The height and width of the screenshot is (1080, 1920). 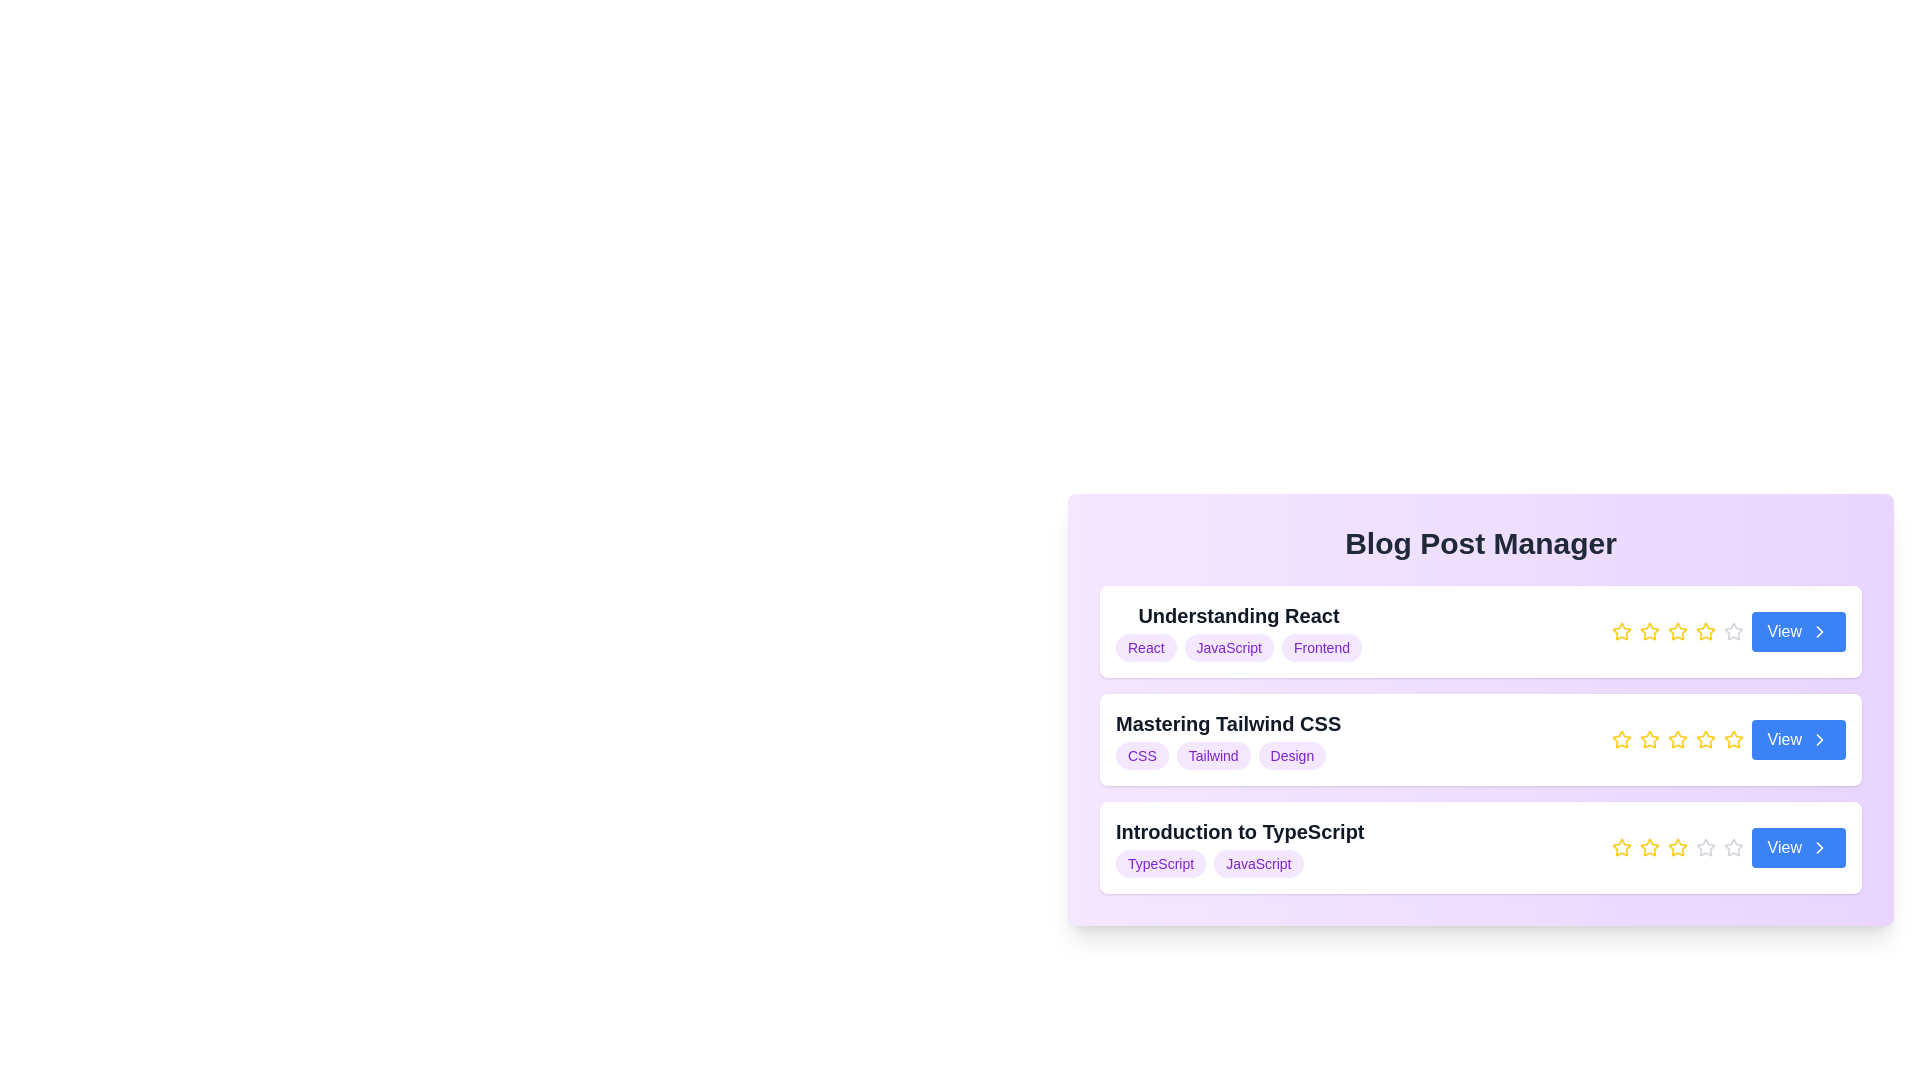 What do you see at coordinates (1677, 740) in the screenshot?
I see `the fourth star icon` at bounding box center [1677, 740].